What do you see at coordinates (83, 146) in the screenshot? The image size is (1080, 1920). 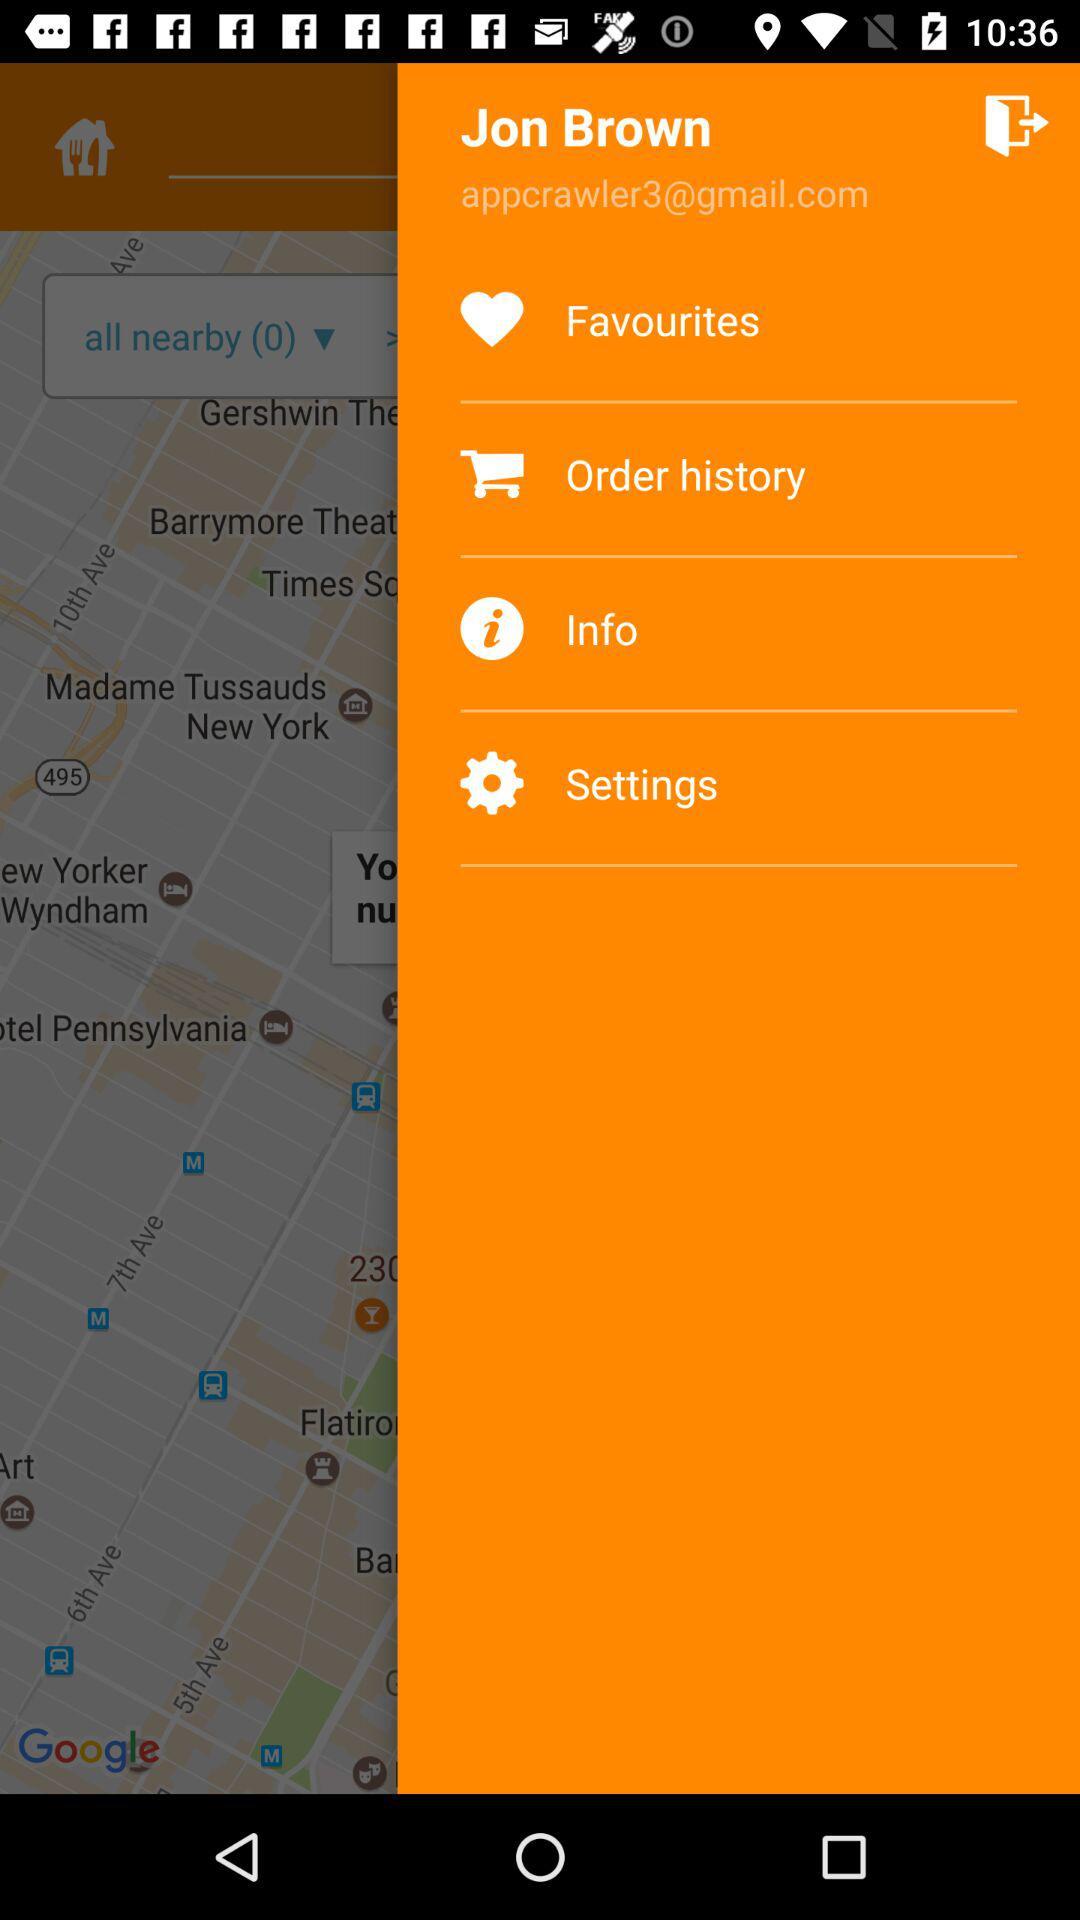 I see `the home icon` at bounding box center [83, 146].